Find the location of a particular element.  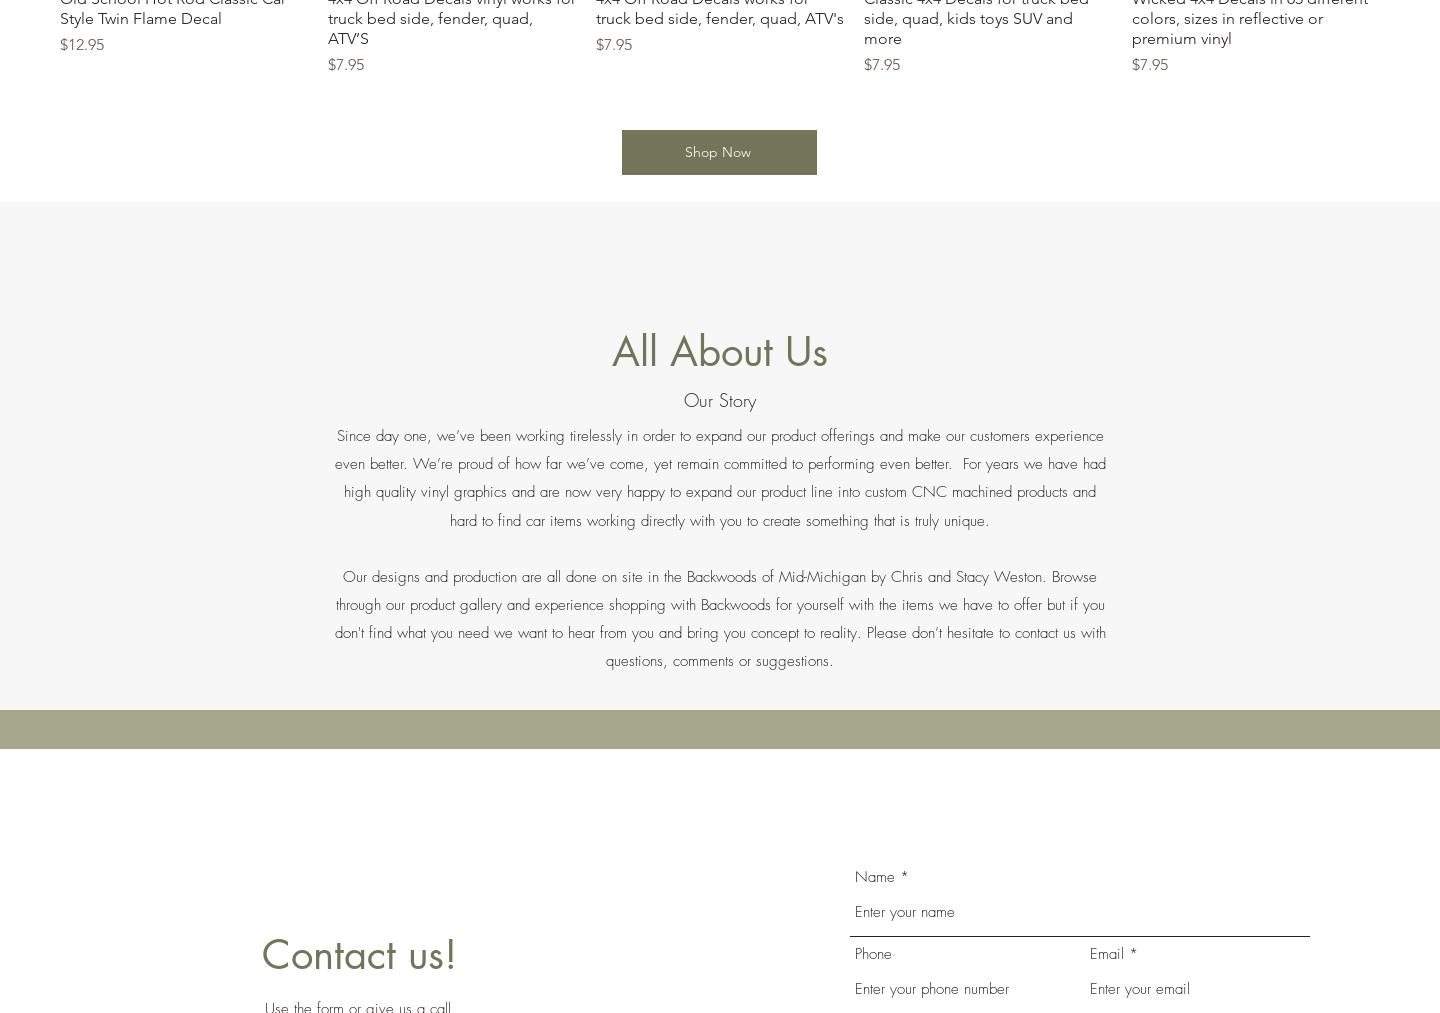

'Our designs and production are all done on site in the Backwoods of Mid-Michigan by Chris and Stacy Weston. Browse through our product gallery and experience shopping with Backwoods for yourself with the items we have to offer but if you don't find what you need we want to hear from you and bring you concept to reality. Please don’t hesitate to contact us with questions, comments or suggestions.' is located at coordinates (719, 617).